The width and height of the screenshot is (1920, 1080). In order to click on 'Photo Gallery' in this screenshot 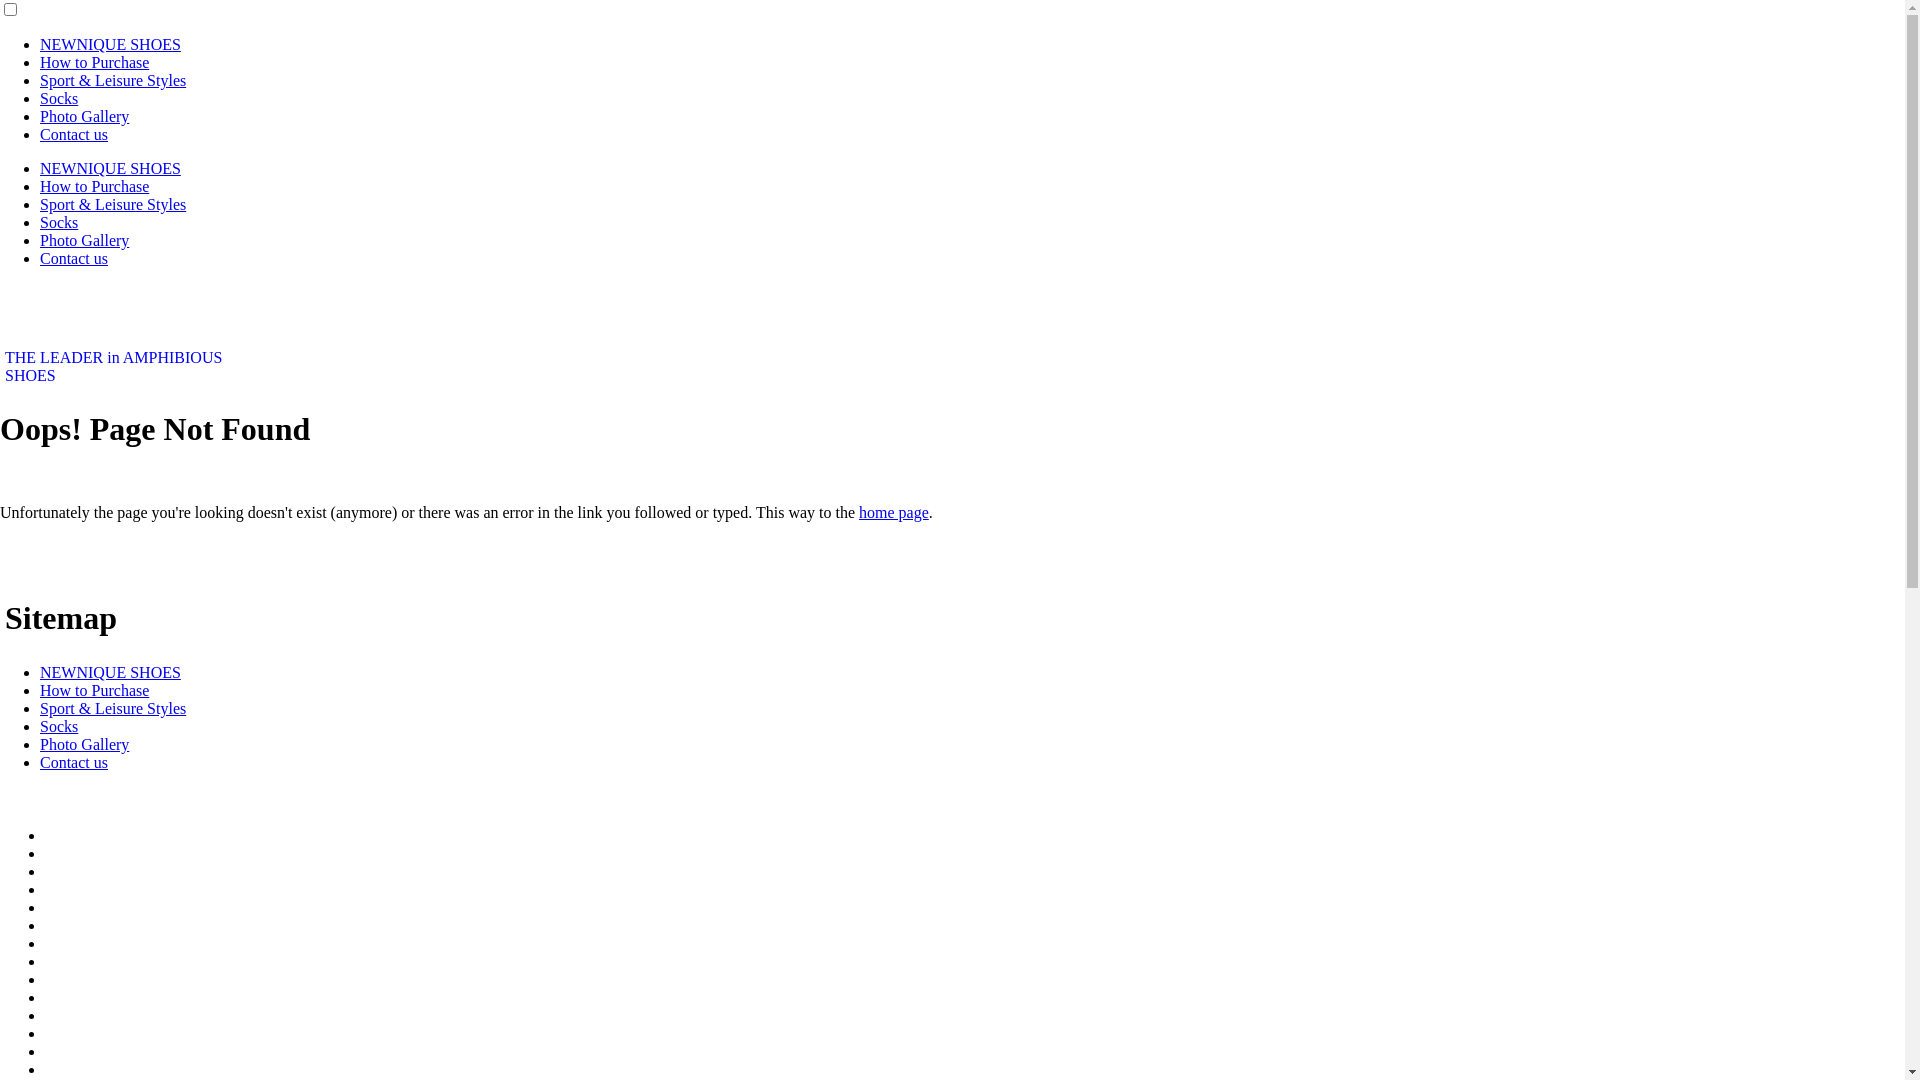, I will do `click(83, 239)`.